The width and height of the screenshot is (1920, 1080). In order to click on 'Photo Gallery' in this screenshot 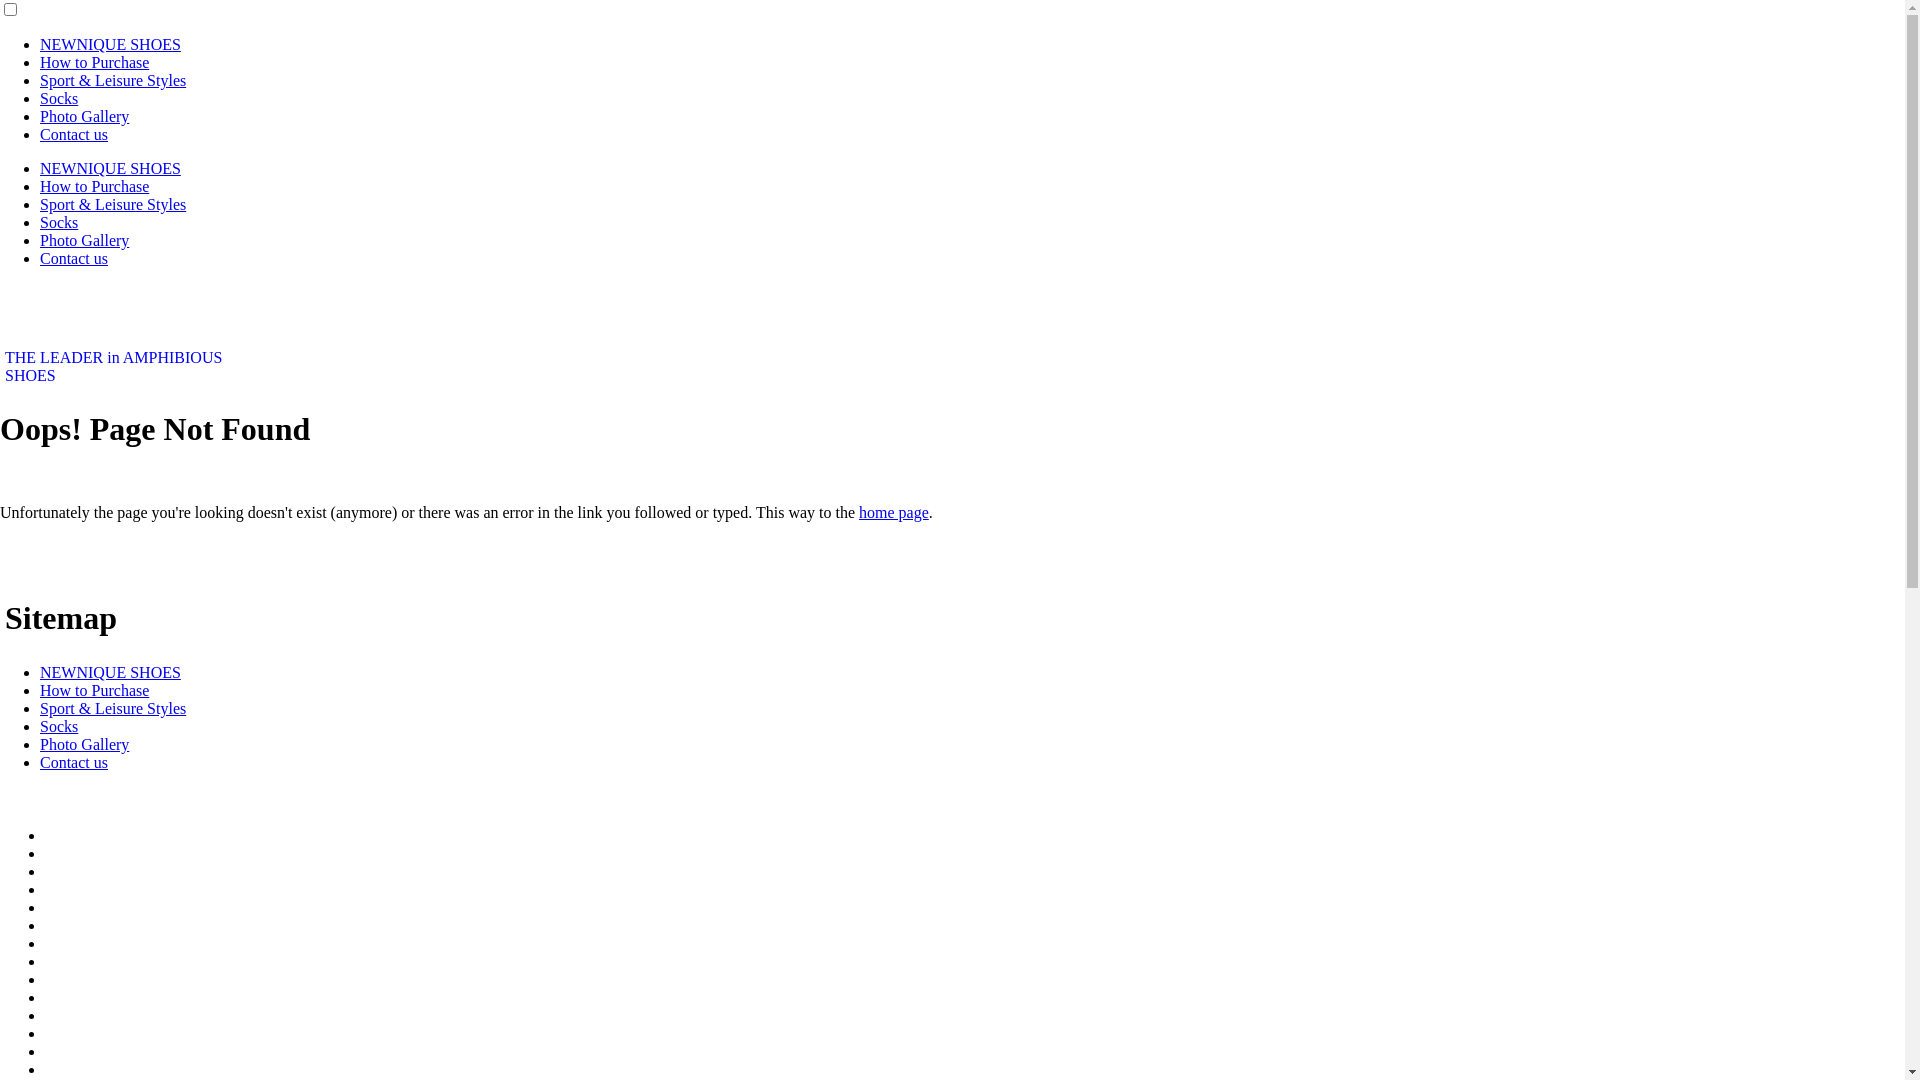, I will do `click(83, 239)`.